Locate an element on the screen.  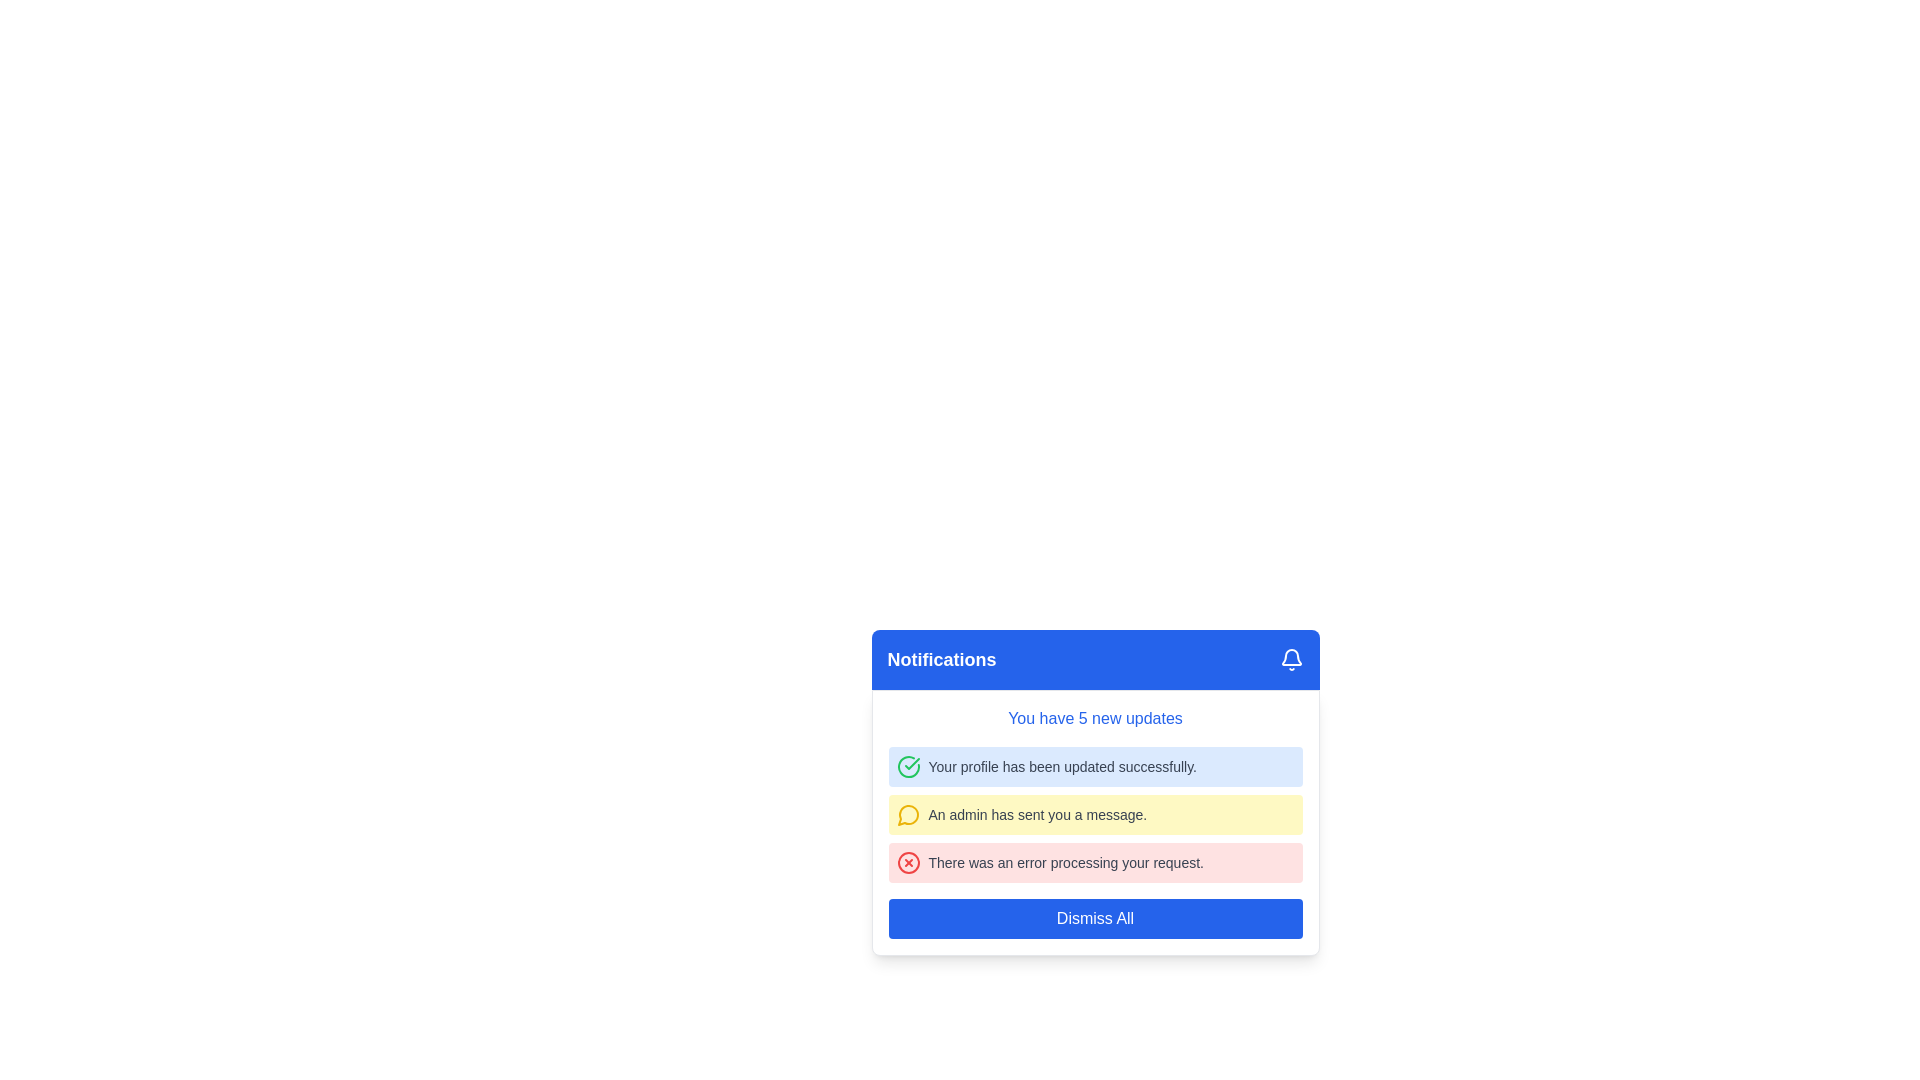
the text label indicating five new updates available for the user, located at the top of the notification message area is located at coordinates (1094, 717).